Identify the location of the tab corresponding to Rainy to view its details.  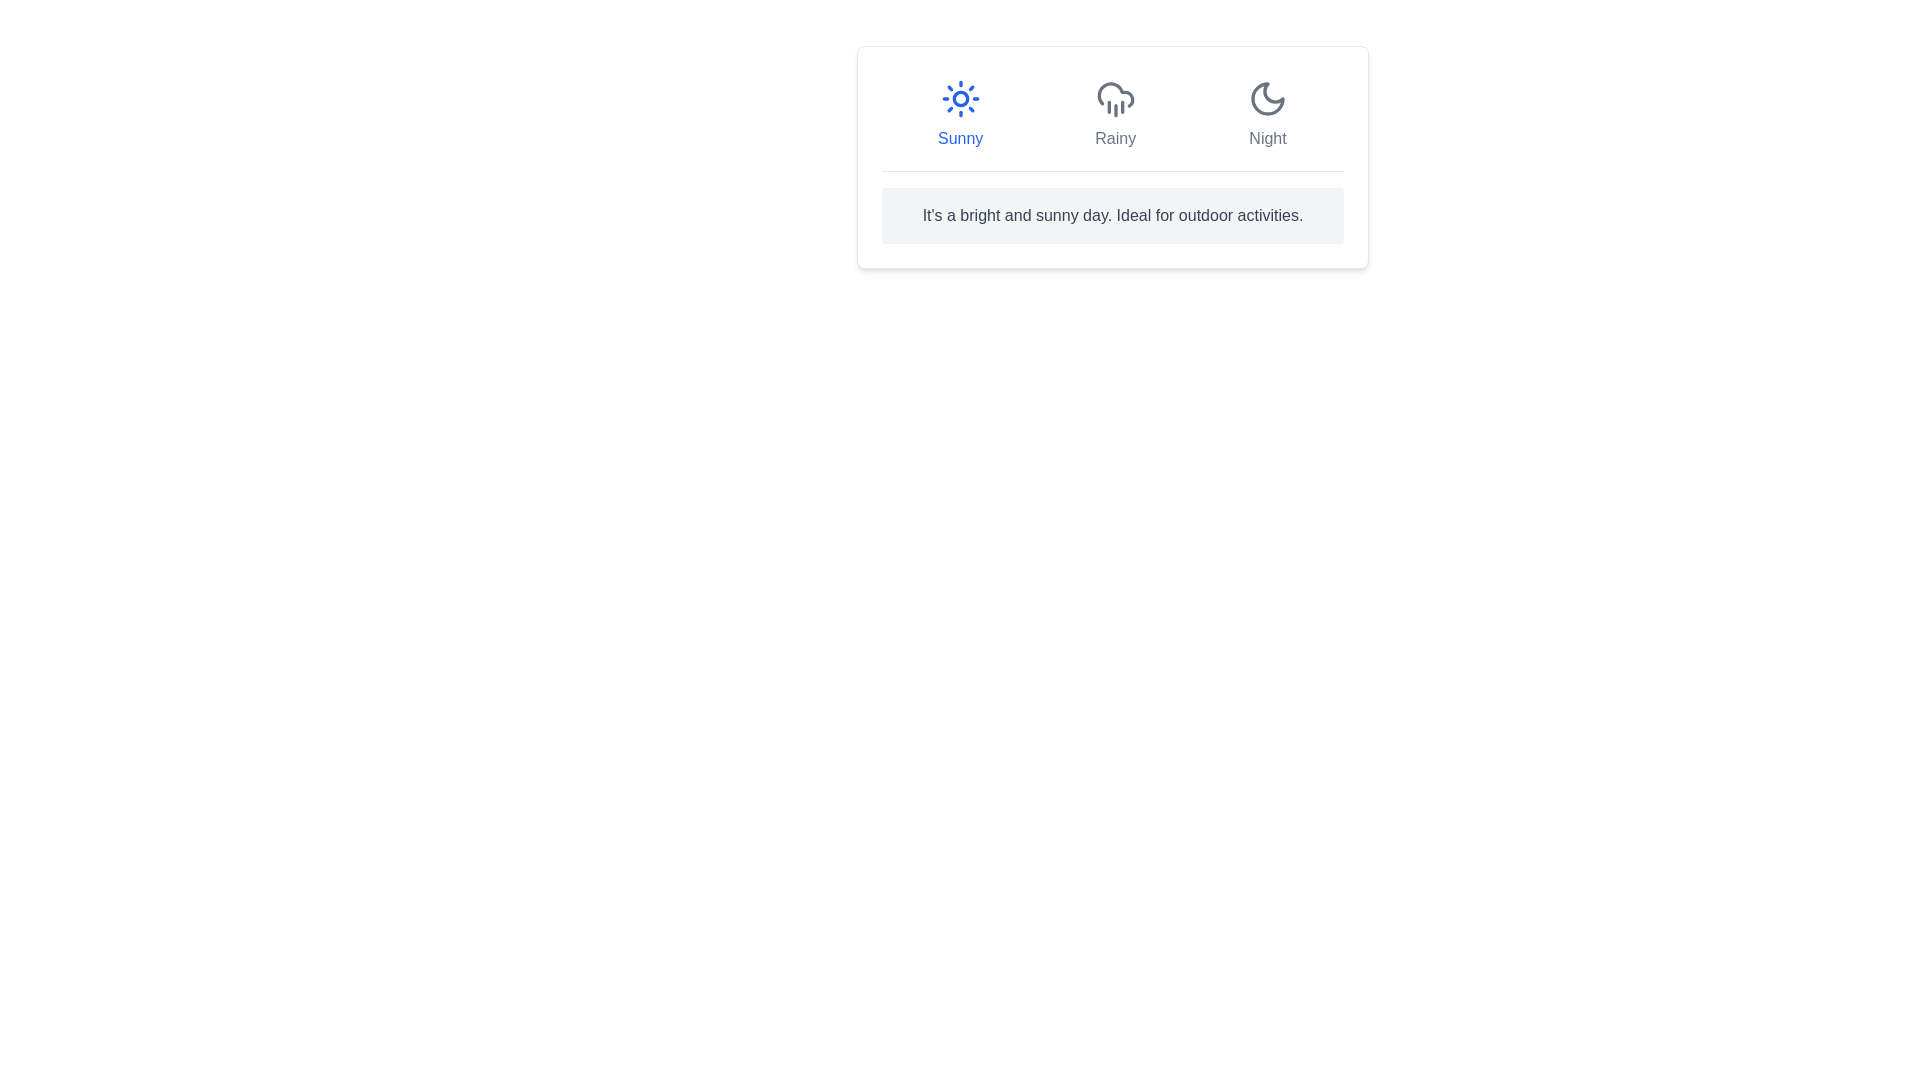
(1114, 115).